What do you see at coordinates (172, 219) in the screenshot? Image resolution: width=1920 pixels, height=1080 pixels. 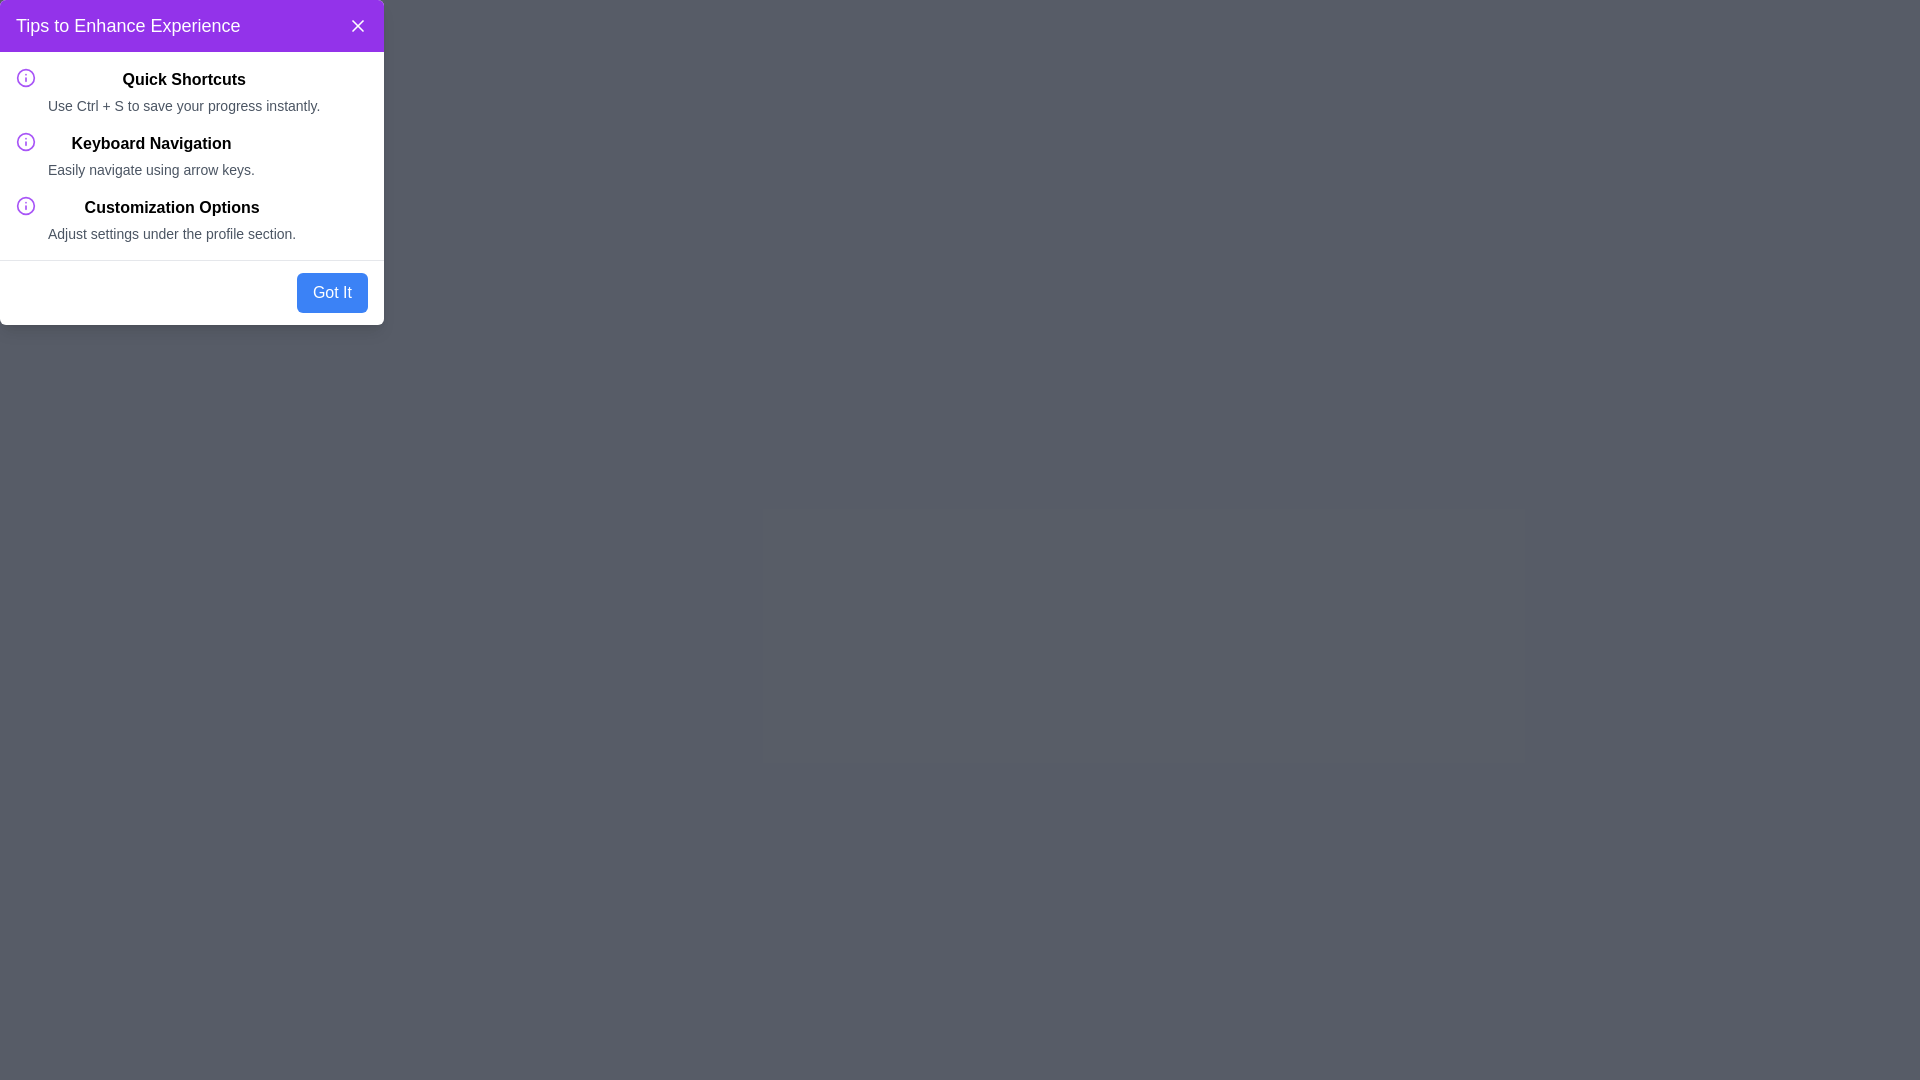 I see `informational text block located in the dialog box titled 'Tips to Enhance Experience', positioned as the third entry beneath 'Quick Shortcuts' and 'Keyboard Navigation'` at bounding box center [172, 219].